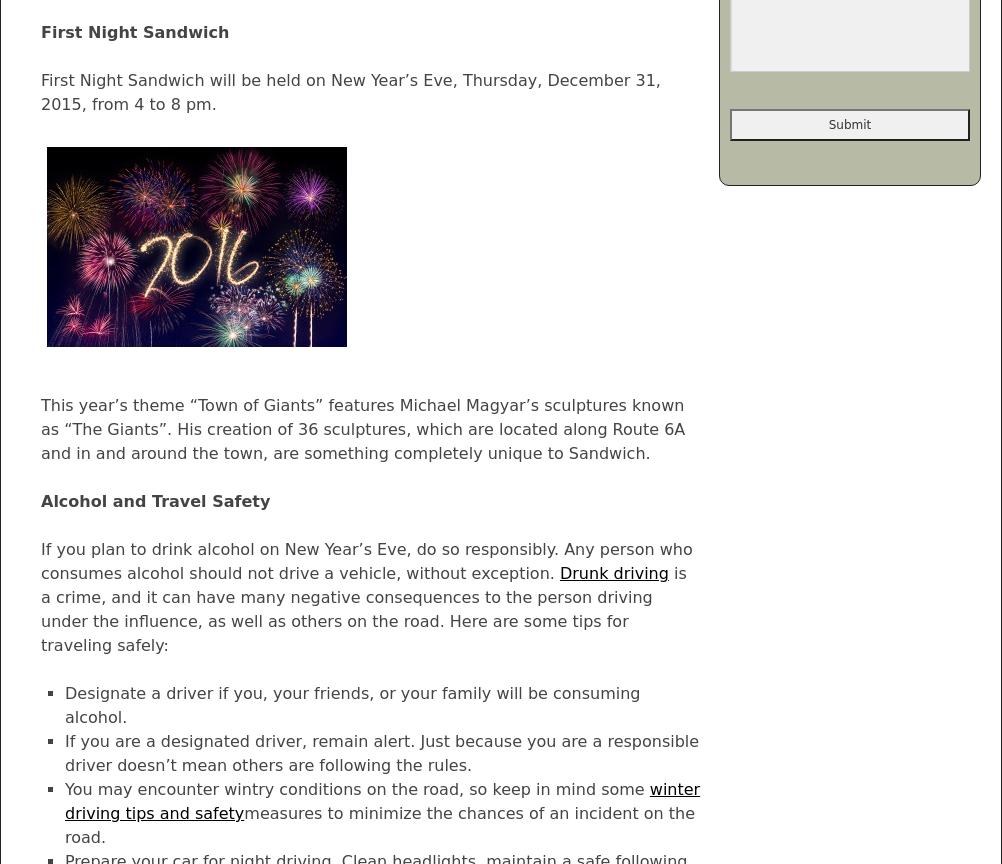 Image resolution: width=1002 pixels, height=864 pixels. What do you see at coordinates (381, 753) in the screenshot?
I see `'If you are a designated driver, remain alert. Just because you are a responsible driver doesn’t mean others are following the rules.'` at bounding box center [381, 753].